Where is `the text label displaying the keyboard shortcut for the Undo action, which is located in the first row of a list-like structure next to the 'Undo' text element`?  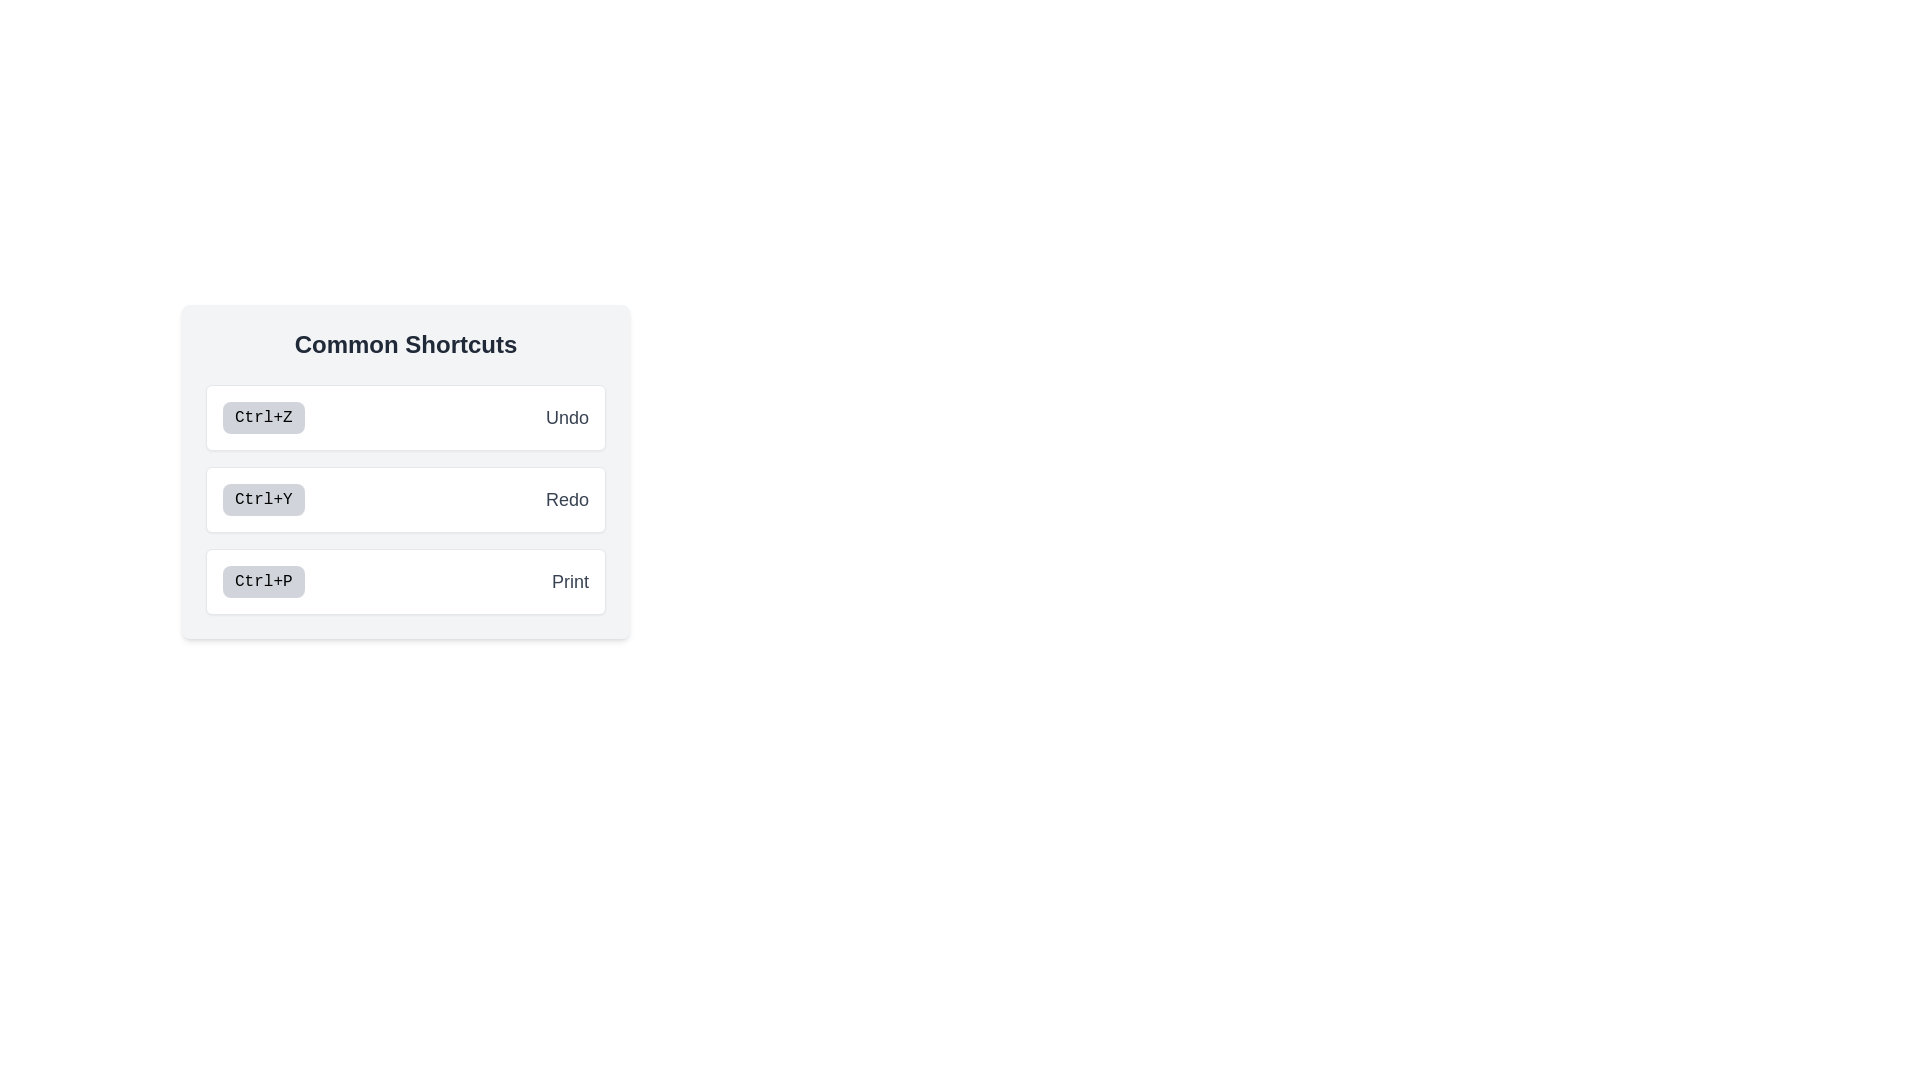
the text label displaying the keyboard shortcut for the Undo action, which is located in the first row of a list-like structure next to the 'Undo' text element is located at coordinates (262, 416).